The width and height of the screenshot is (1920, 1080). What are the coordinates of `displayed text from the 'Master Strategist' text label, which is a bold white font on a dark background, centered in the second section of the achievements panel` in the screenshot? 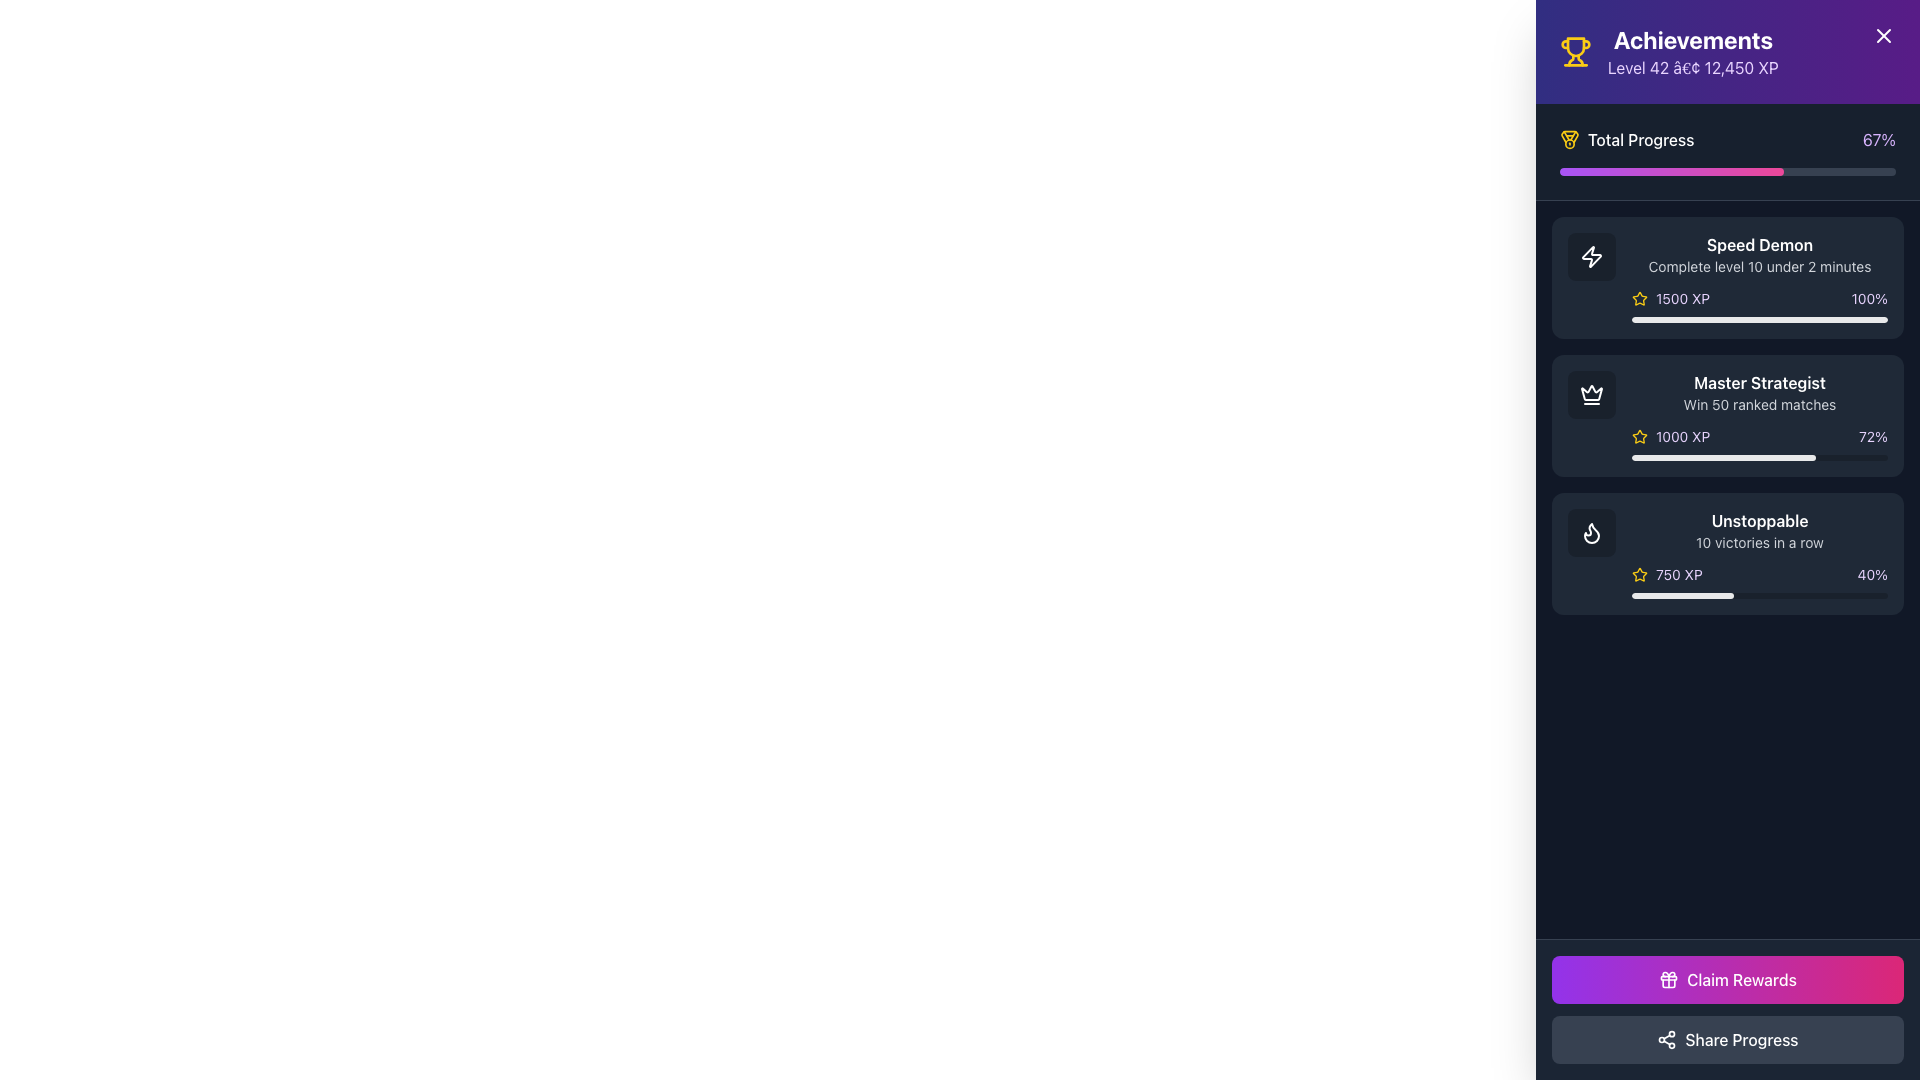 It's located at (1760, 382).